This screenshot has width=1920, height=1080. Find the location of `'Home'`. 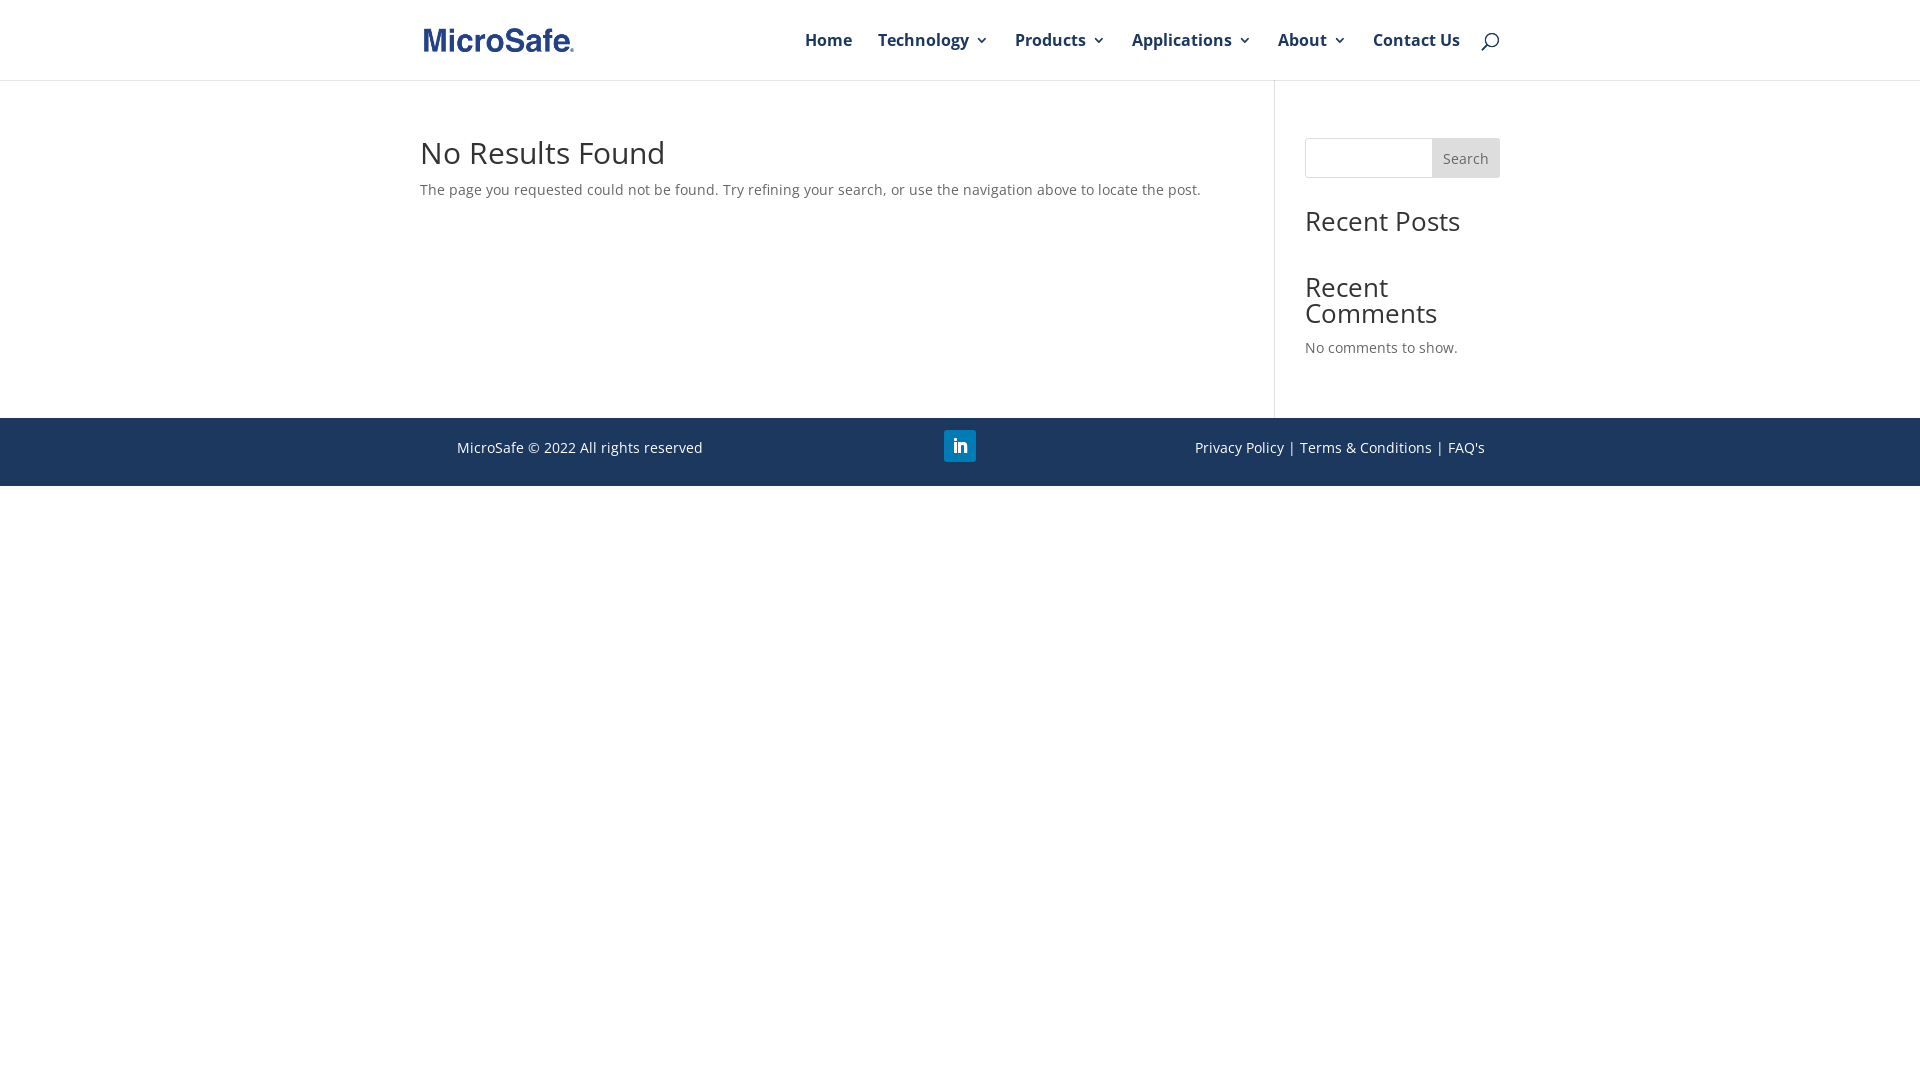

'Home' is located at coordinates (828, 55).